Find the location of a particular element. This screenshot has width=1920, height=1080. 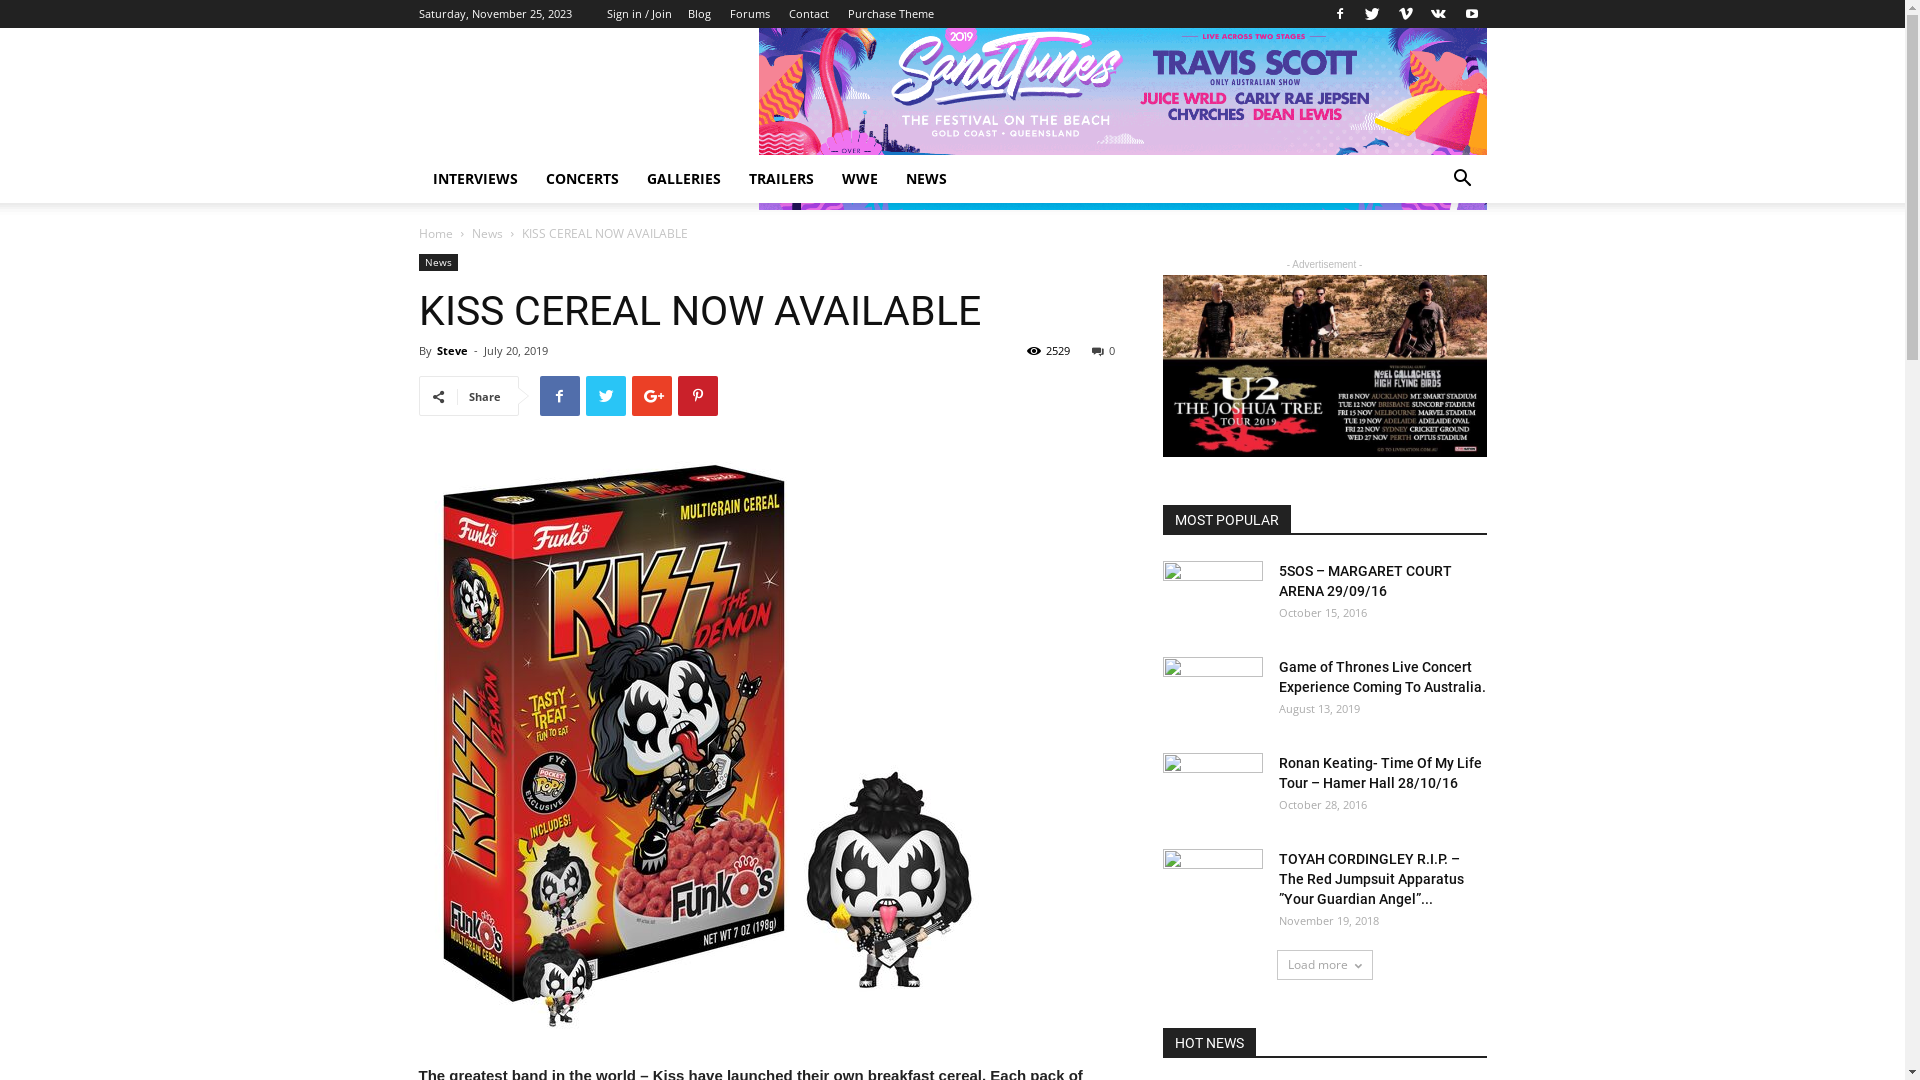

'News' is located at coordinates (487, 232).